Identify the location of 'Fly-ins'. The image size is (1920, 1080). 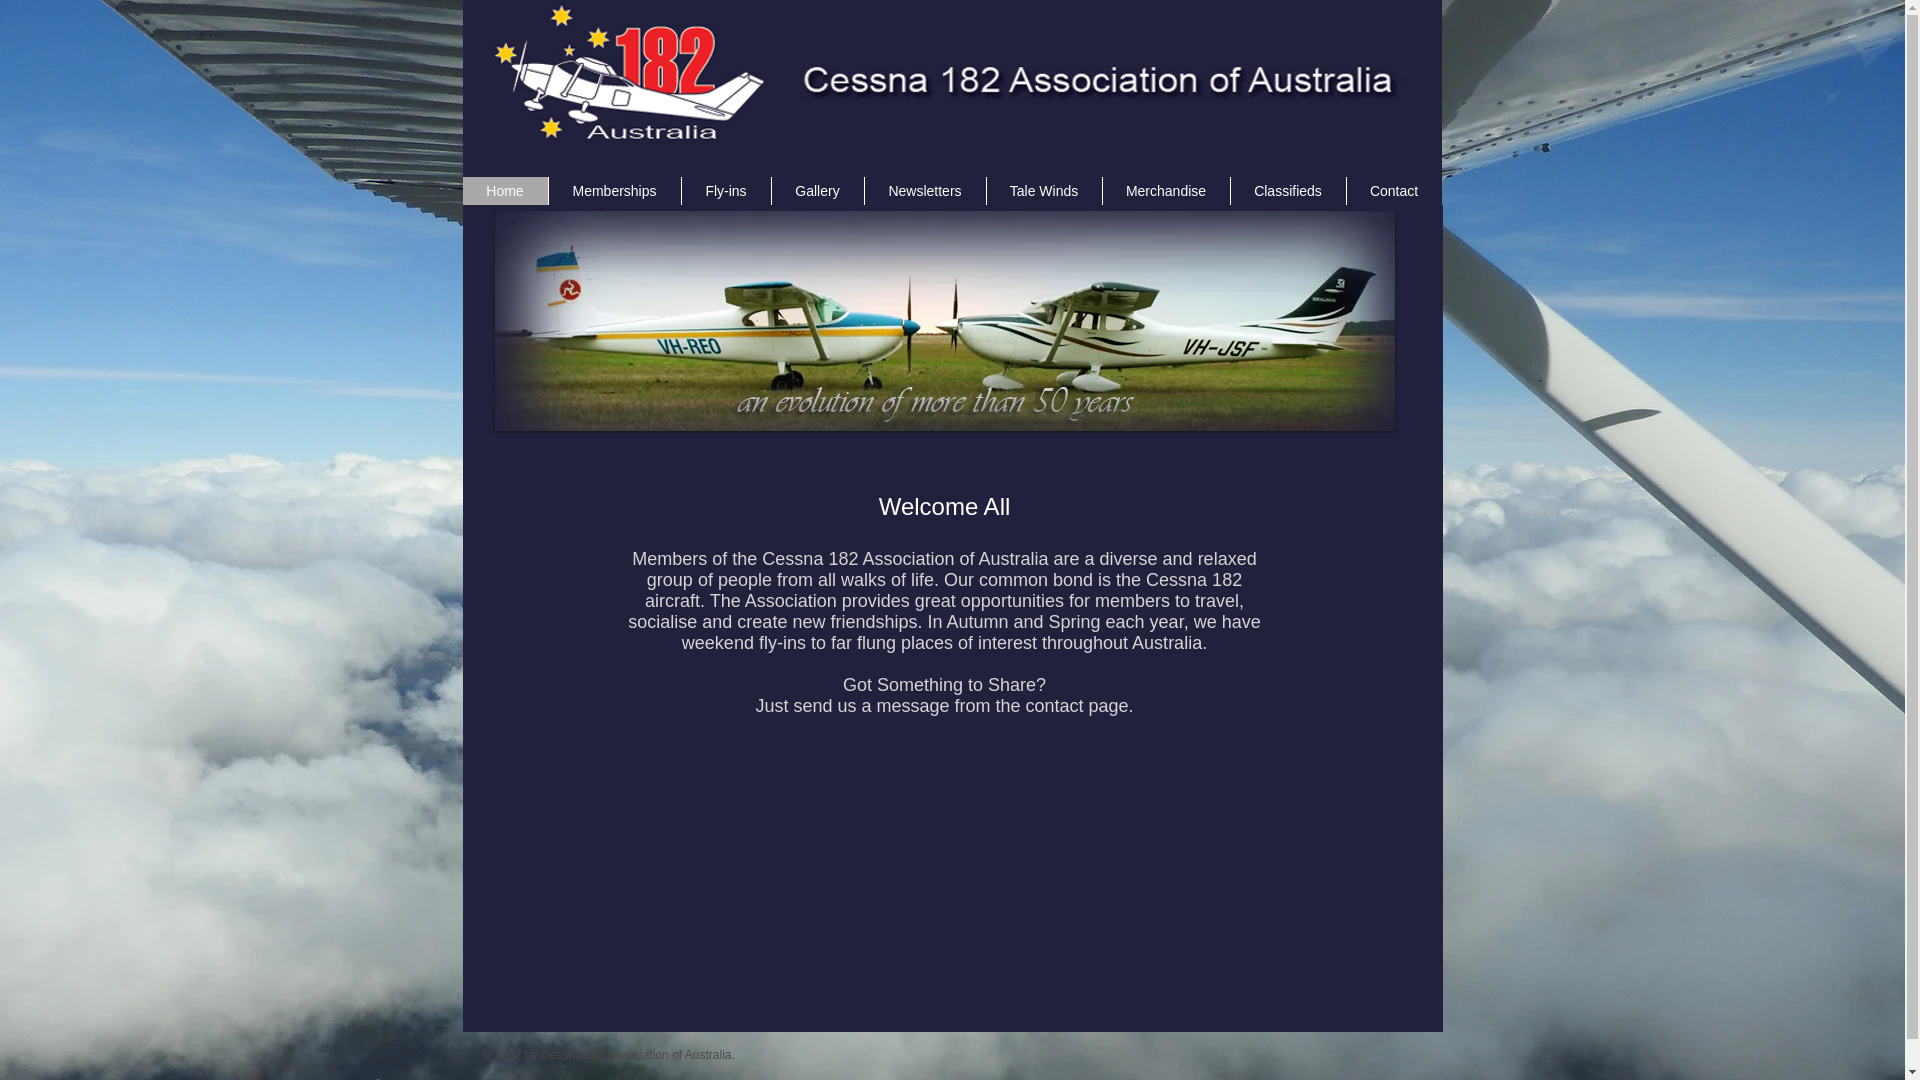
(723, 191).